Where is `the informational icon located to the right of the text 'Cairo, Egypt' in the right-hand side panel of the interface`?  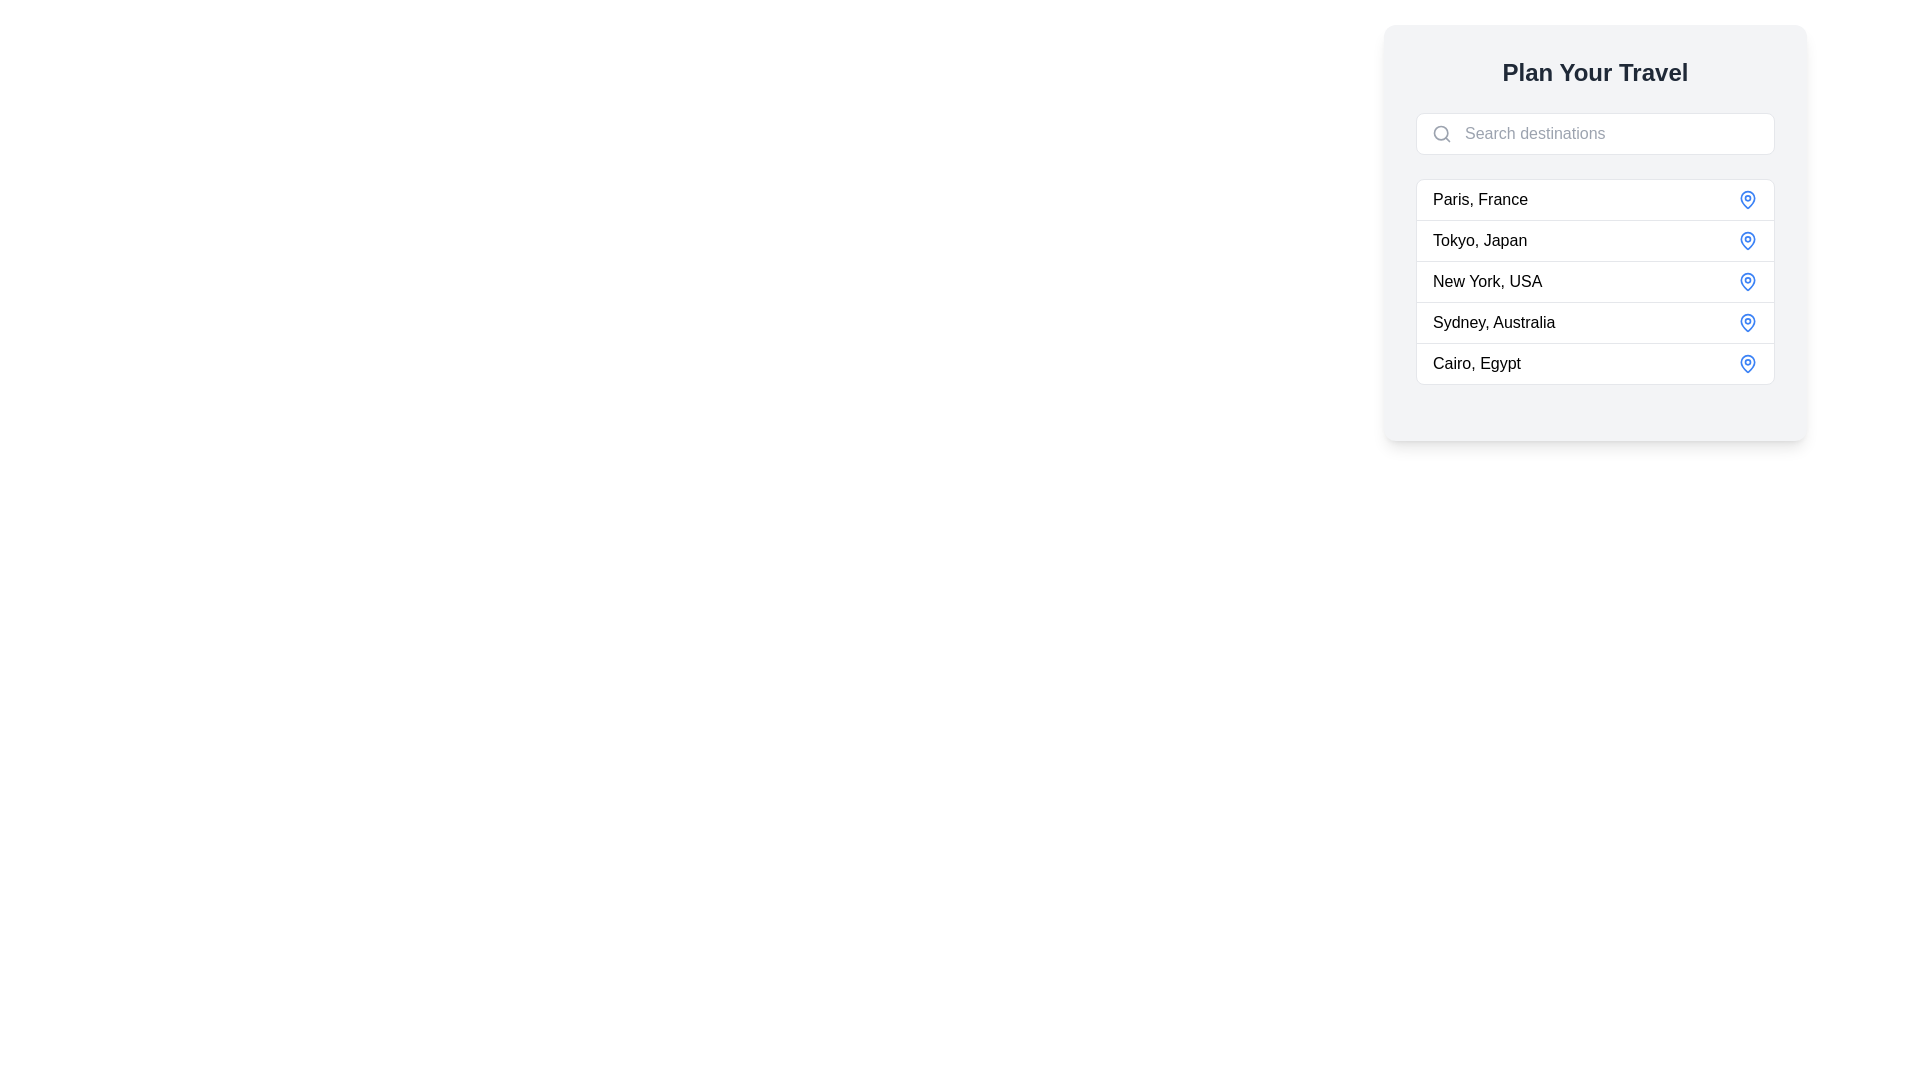 the informational icon located to the right of the text 'Cairo, Egypt' in the right-hand side panel of the interface is located at coordinates (1746, 362).